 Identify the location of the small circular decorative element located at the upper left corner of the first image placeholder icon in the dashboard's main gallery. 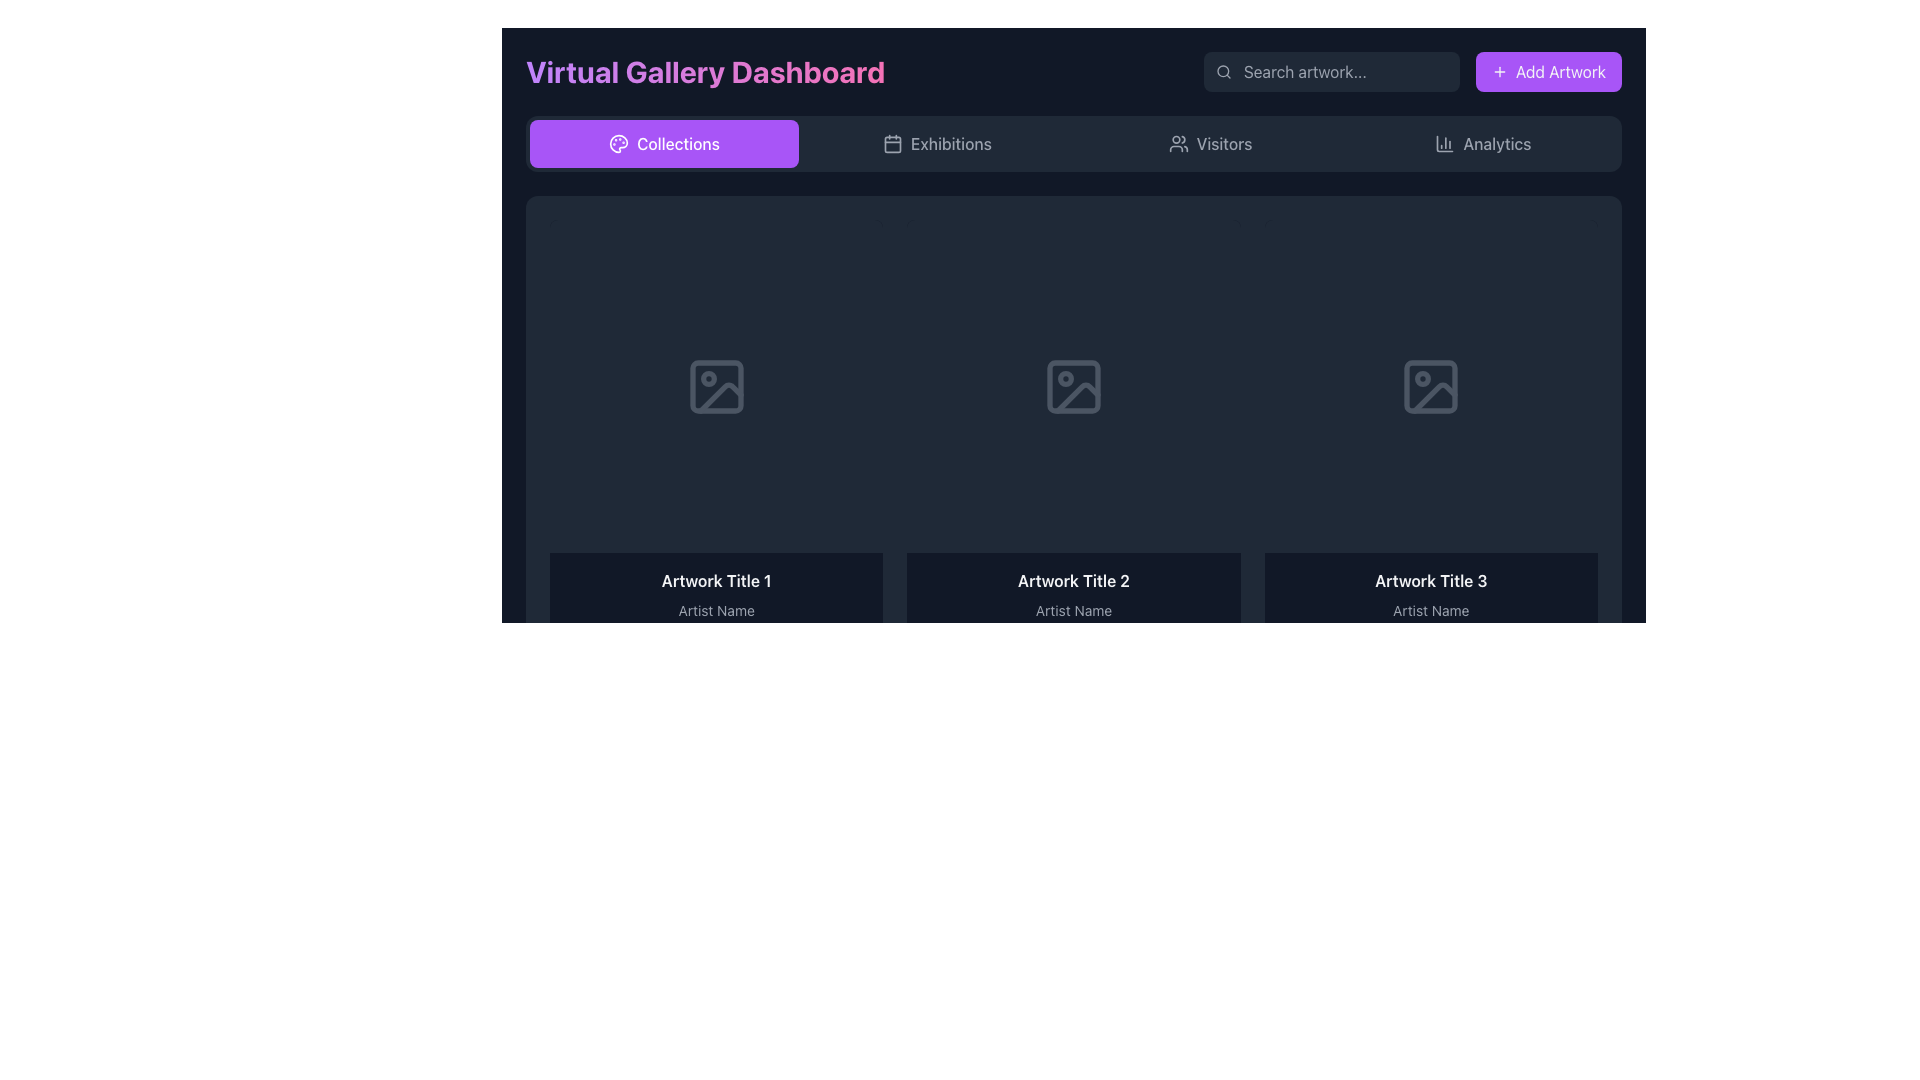
(708, 378).